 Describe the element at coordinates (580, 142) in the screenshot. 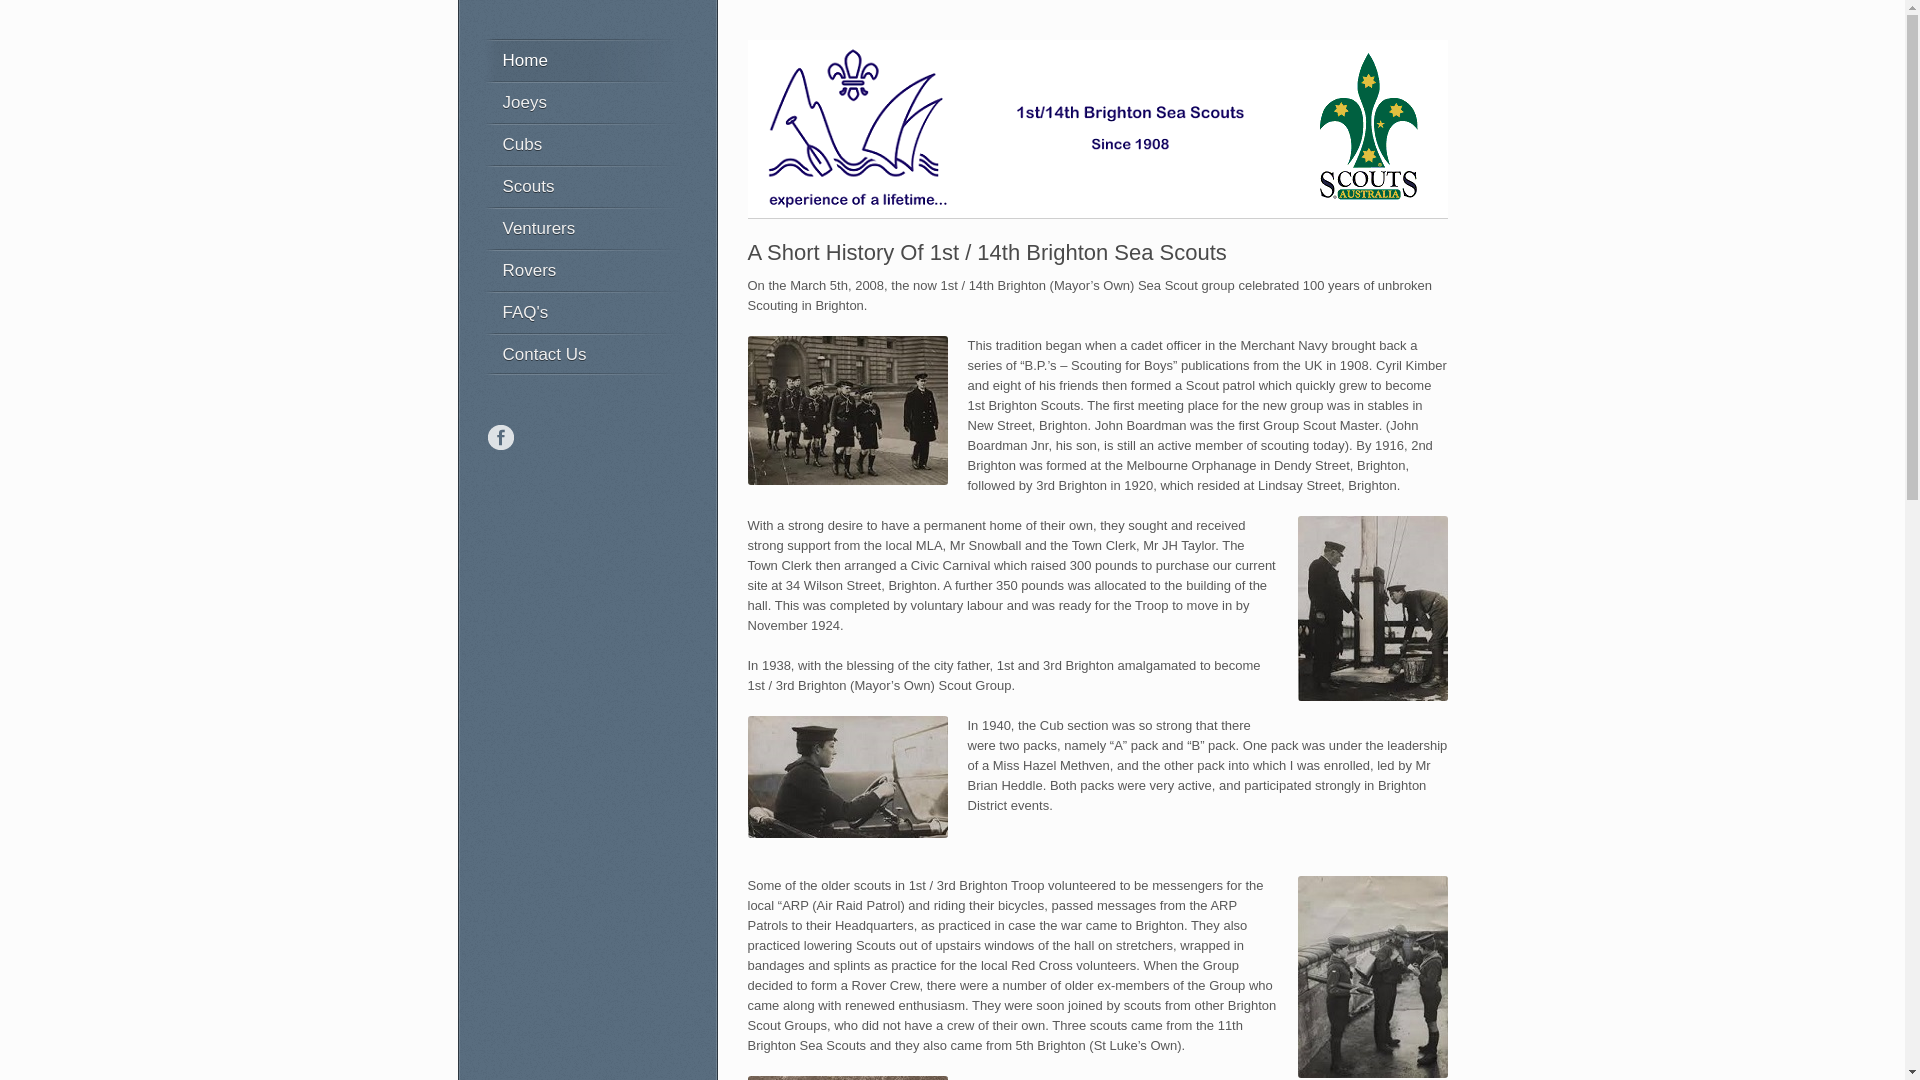

I see `'Cubs'` at that location.